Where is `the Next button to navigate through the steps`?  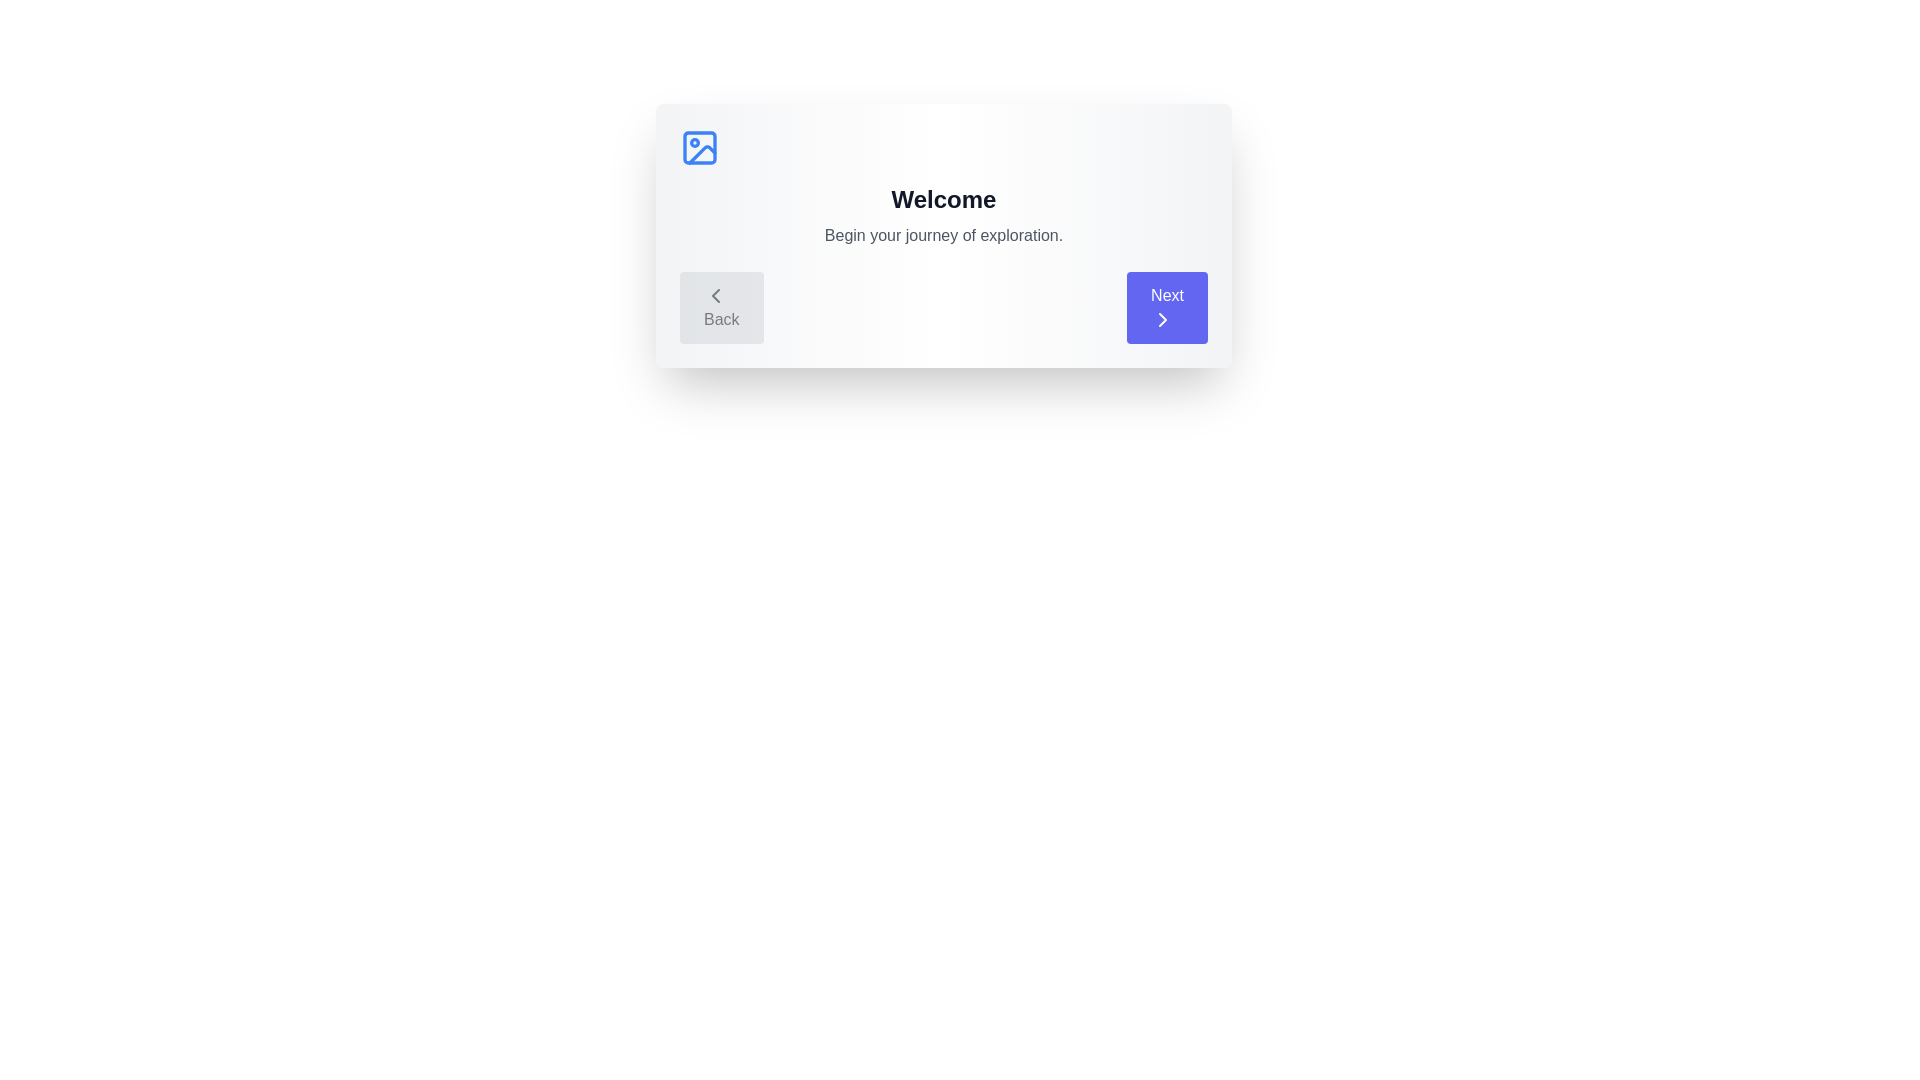 the Next button to navigate through the steps is located at coordinates (1167, 308).